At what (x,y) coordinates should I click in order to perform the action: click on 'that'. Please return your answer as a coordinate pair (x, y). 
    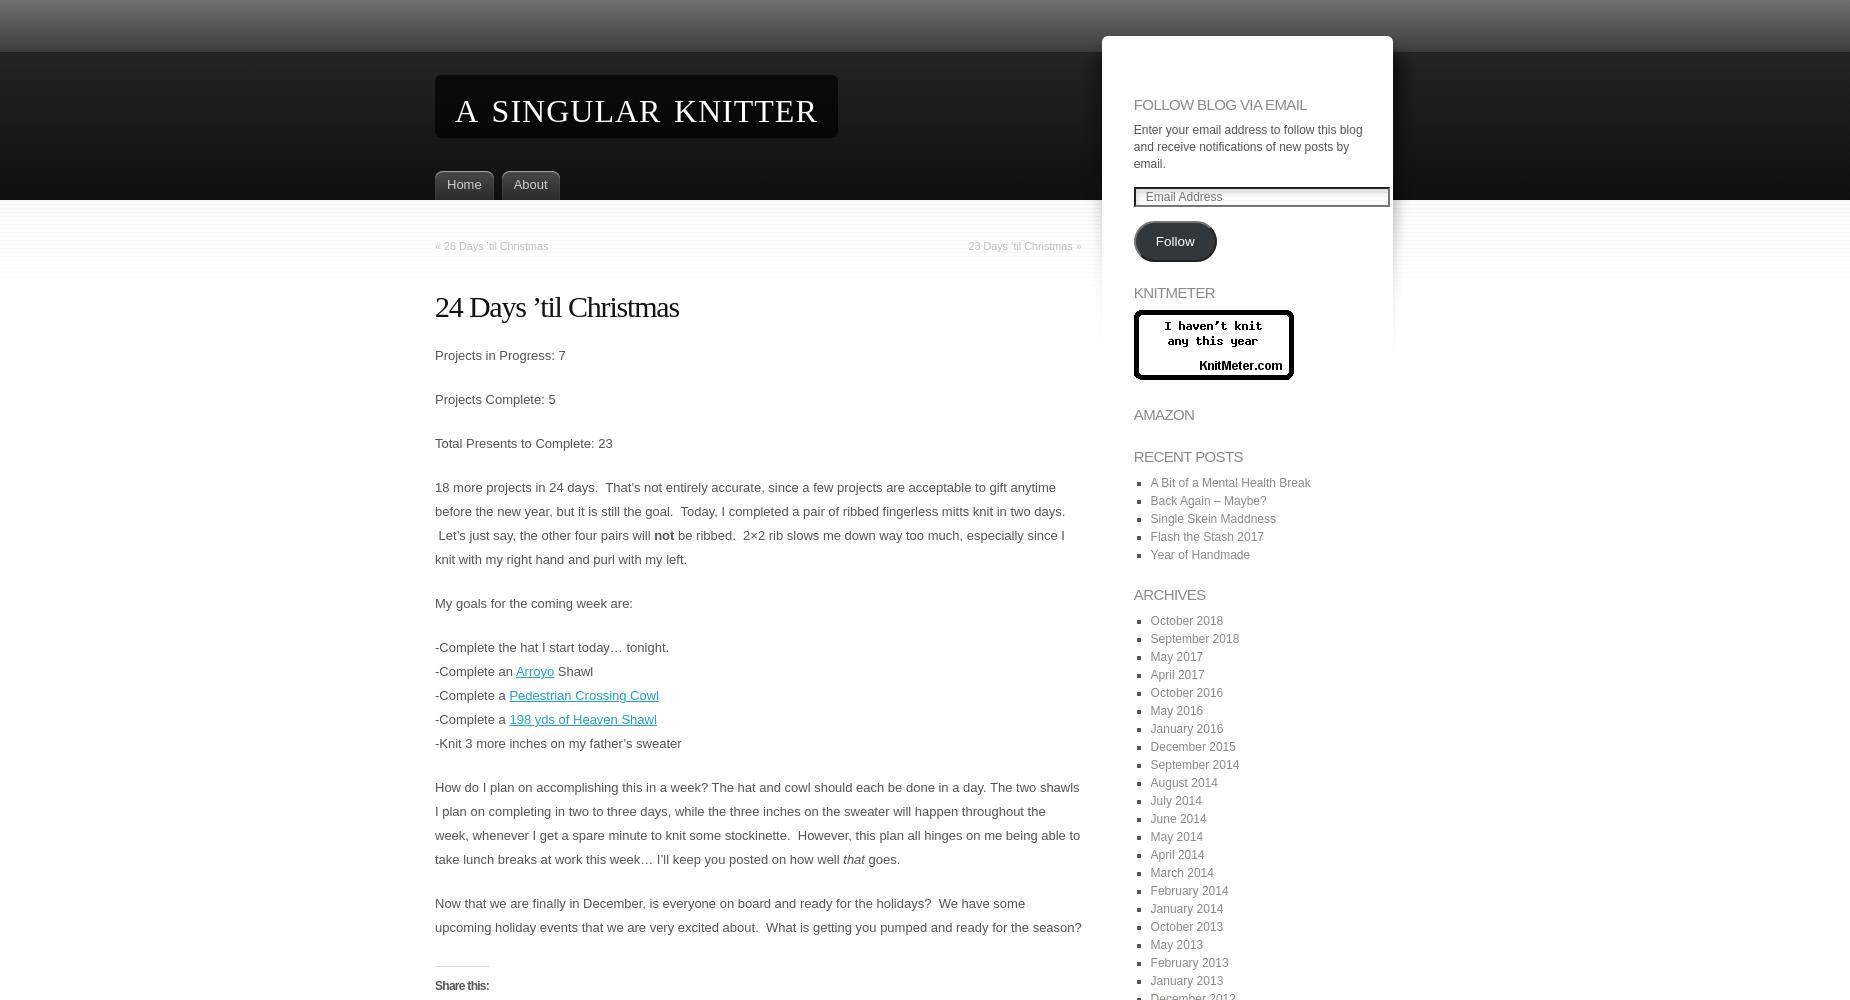
    Looking at the image, I should click on (853, 858).